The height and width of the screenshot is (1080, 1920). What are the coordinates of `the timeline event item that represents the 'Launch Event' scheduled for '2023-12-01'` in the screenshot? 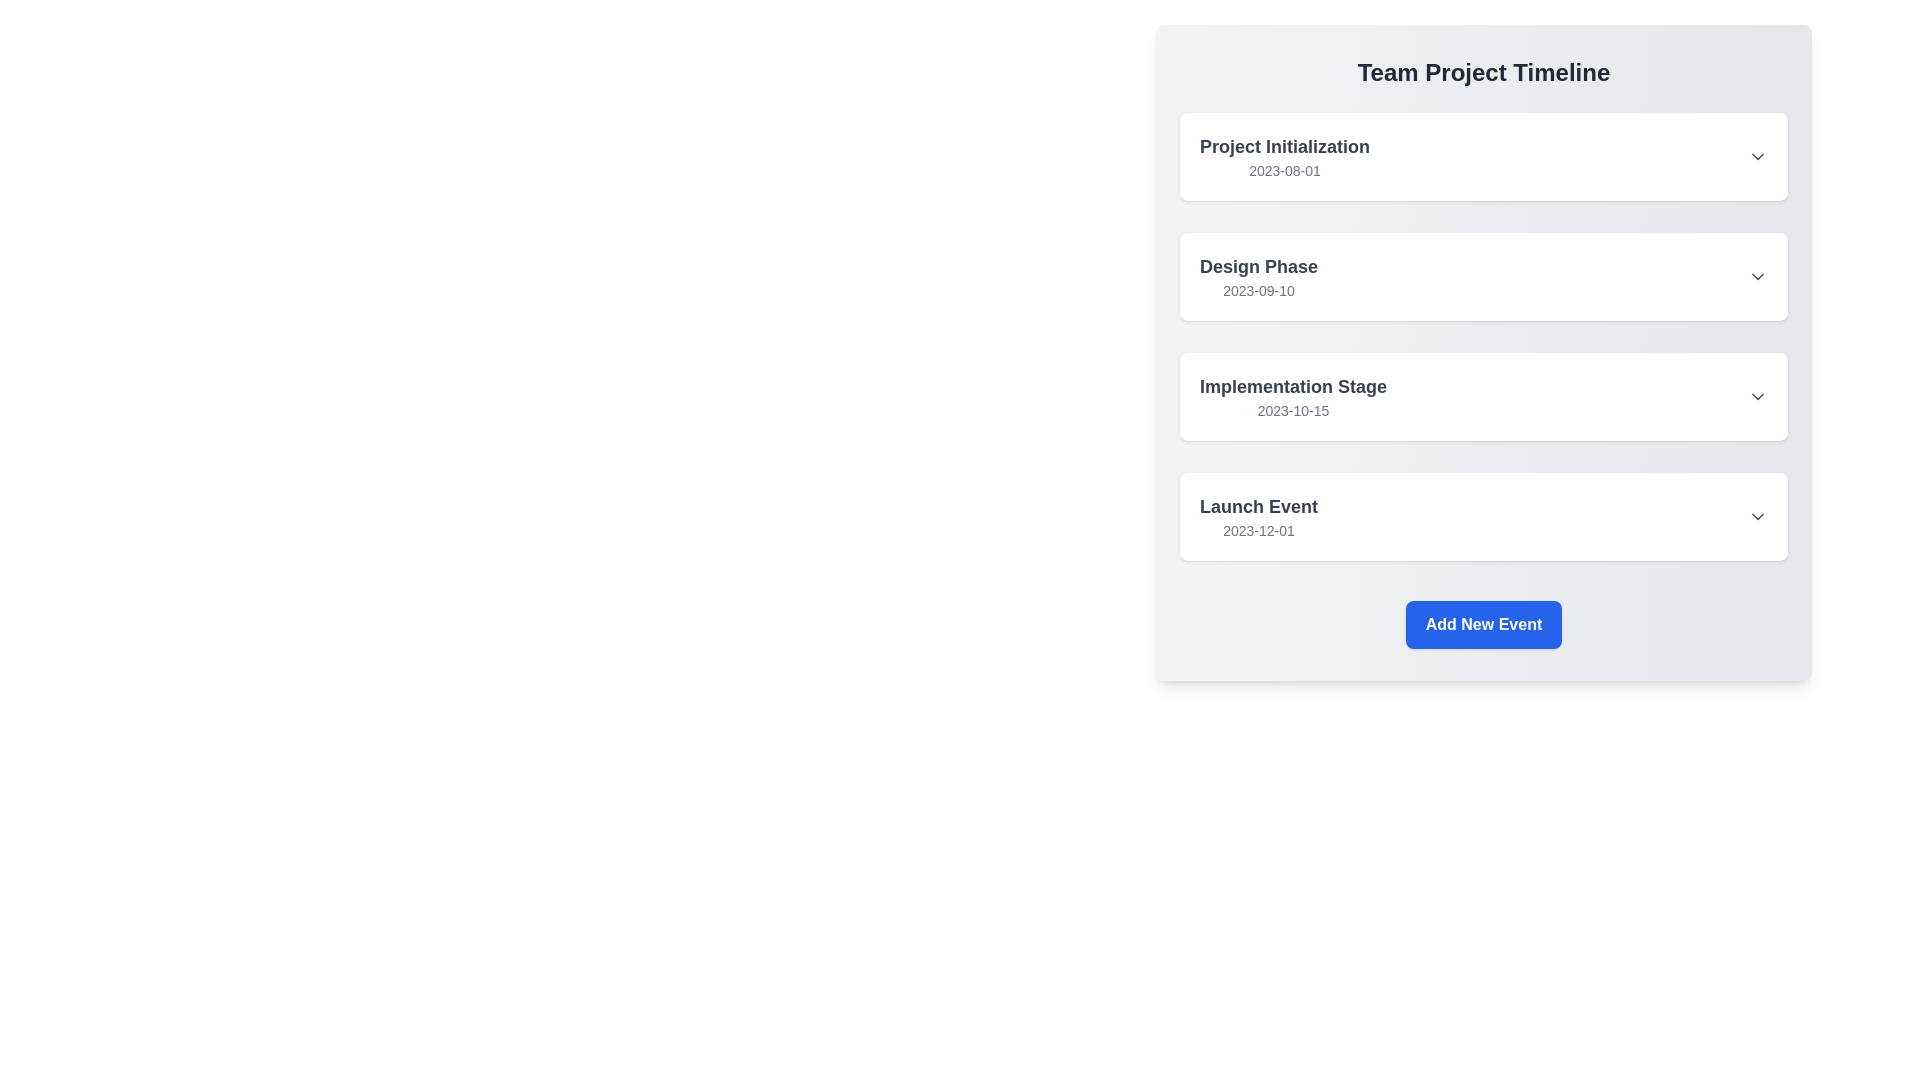 It's located at (1483, 515).